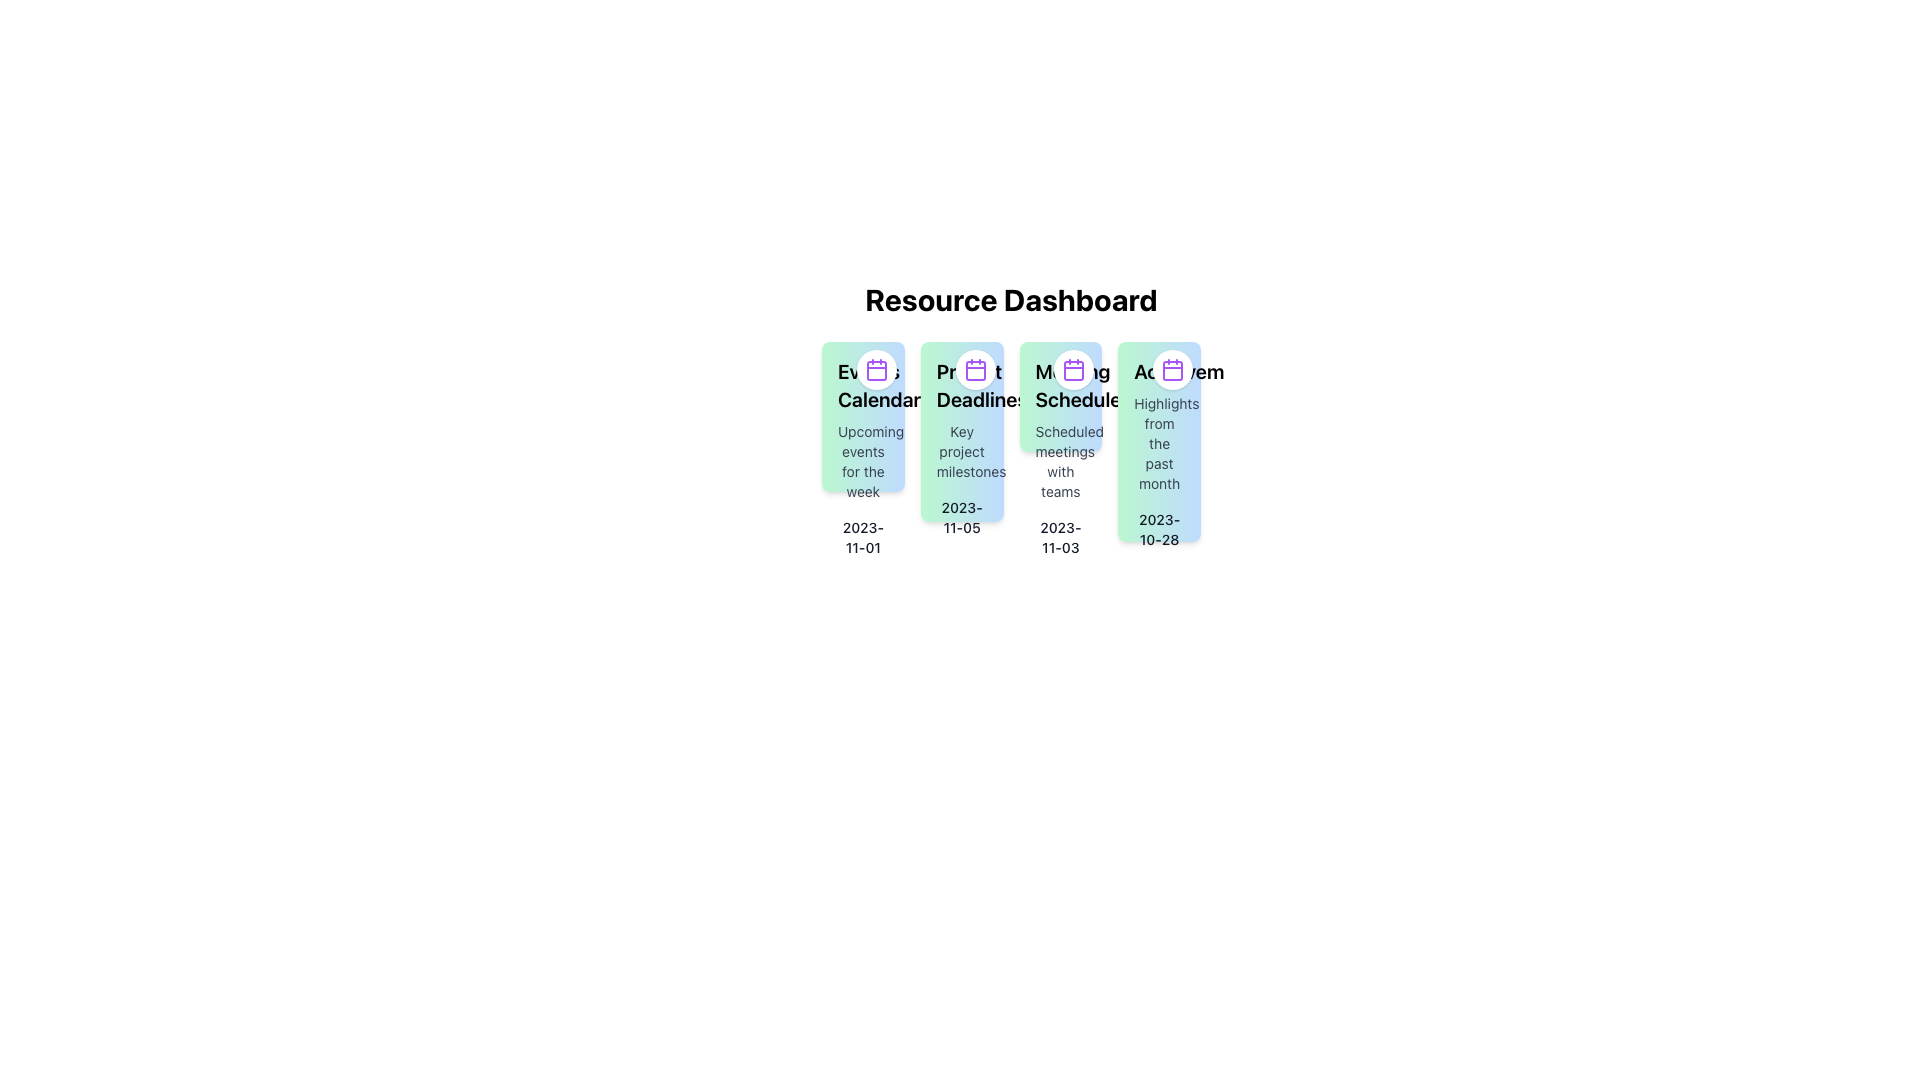 The image size is (1920, 1080). What do you see at coordinates (1159, 528) in the screenshot?
I see `the static text label displaying a specific date under the 'Highlights from the past month' in the fourth card of the 'Resource Dashboard' panel` at bounding box center [1159, 528].